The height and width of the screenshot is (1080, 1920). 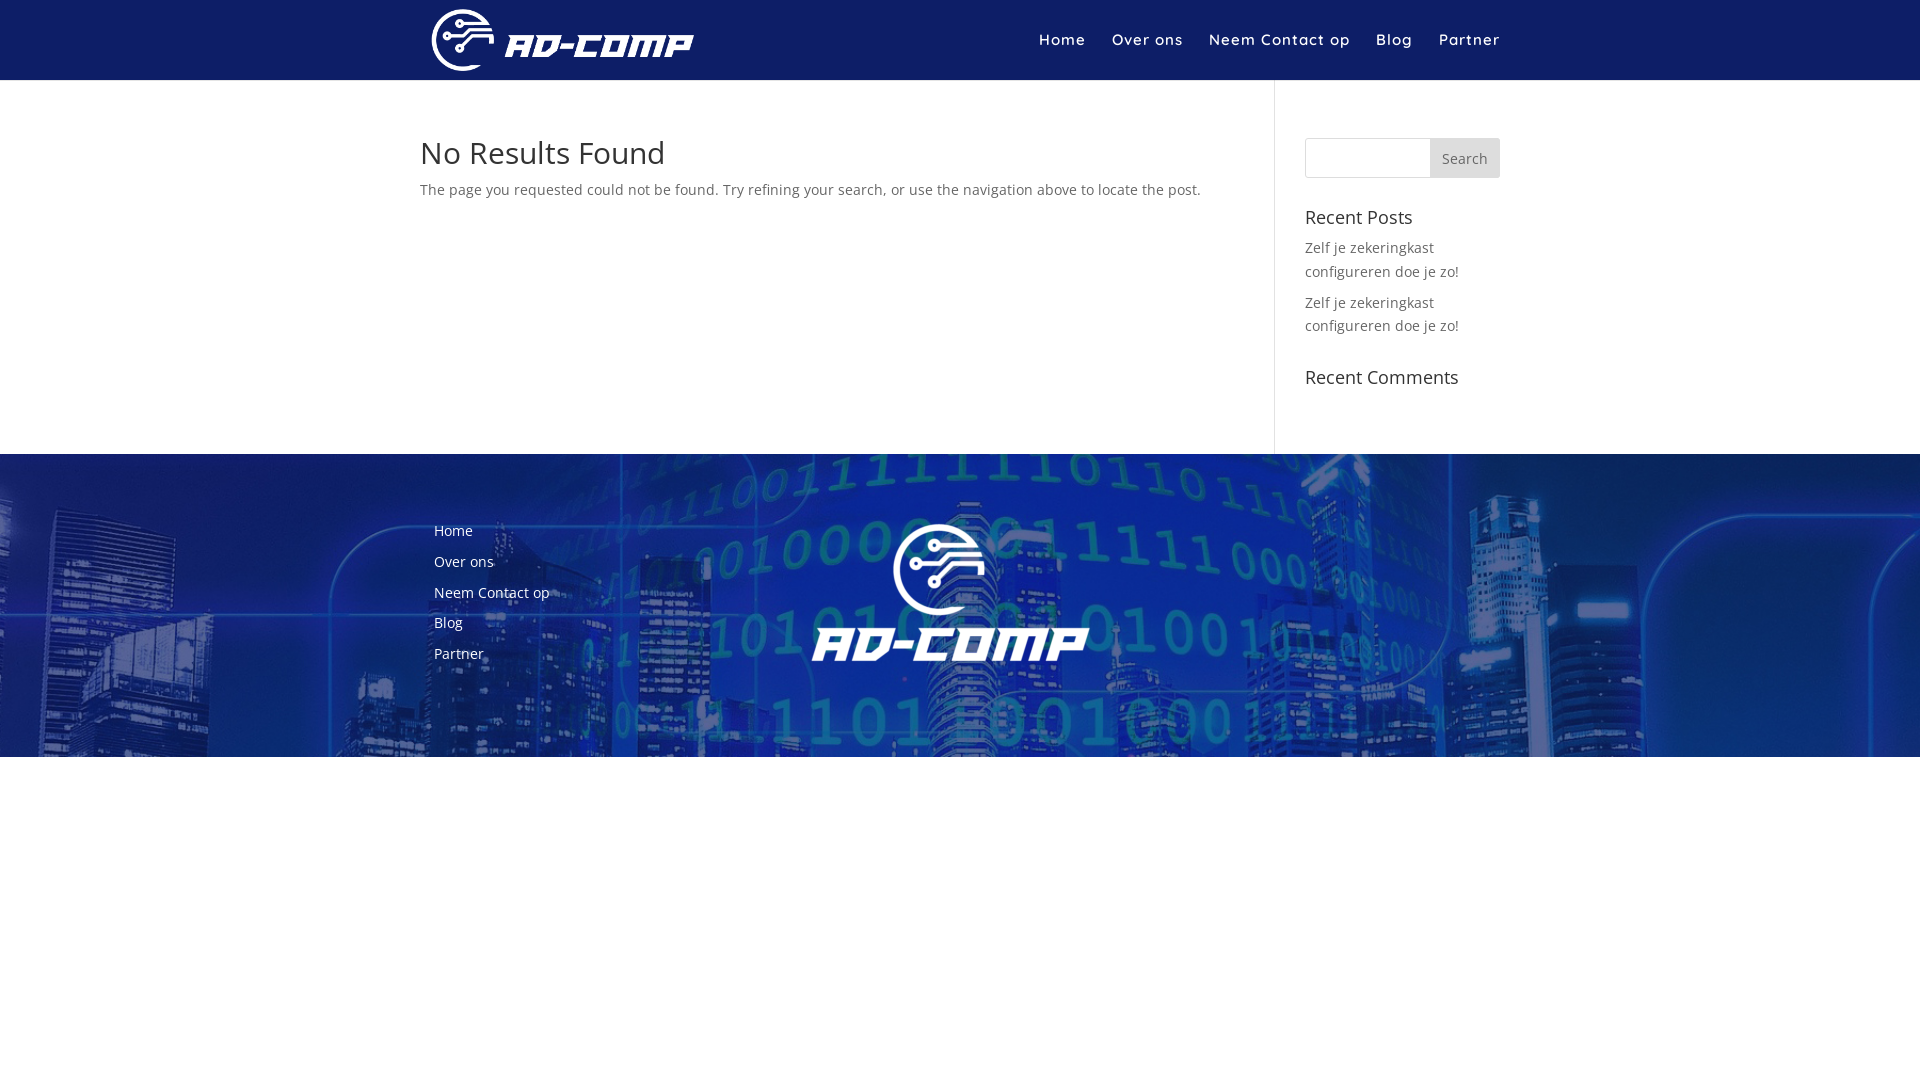 What do you see at coordinates (1278, 55) in the screenshot?
I see `'Neem Contact op'` at bounding box center [1278, 55].